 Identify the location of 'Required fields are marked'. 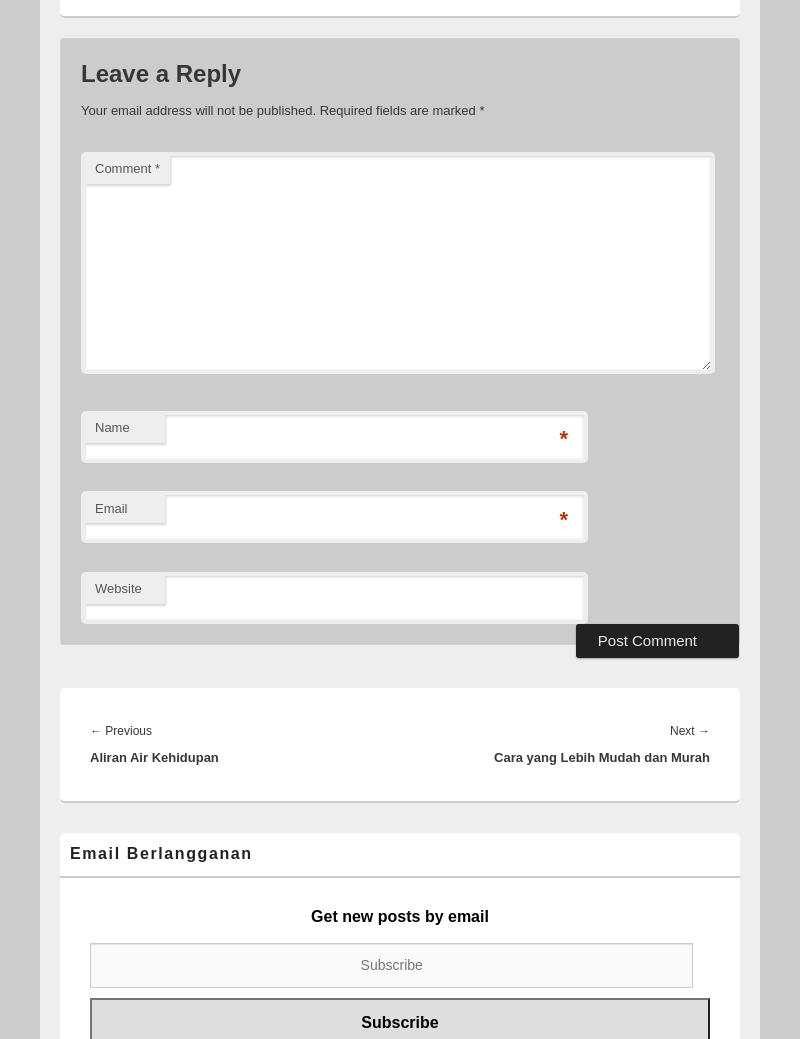
(398, 108).